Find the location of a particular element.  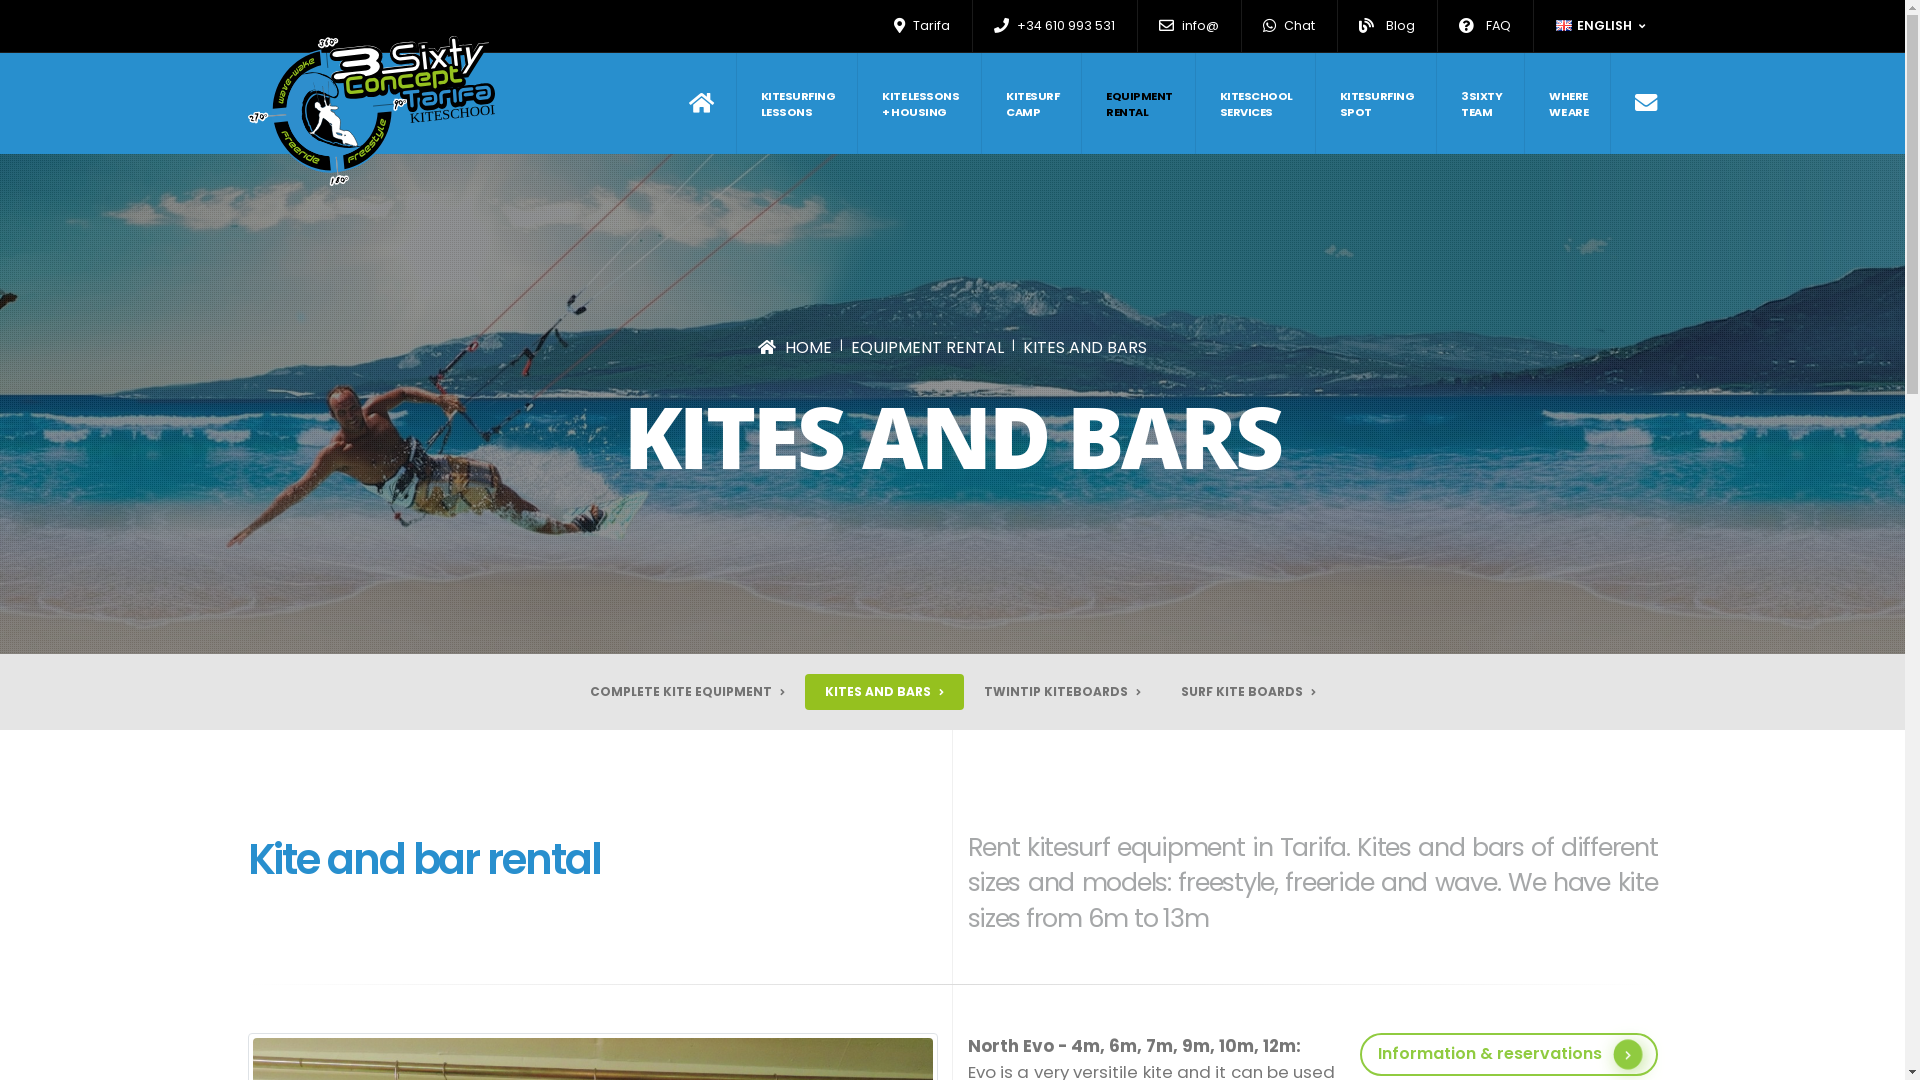

'3SIXTY TEAM' is located at coordinates (1438, 103).